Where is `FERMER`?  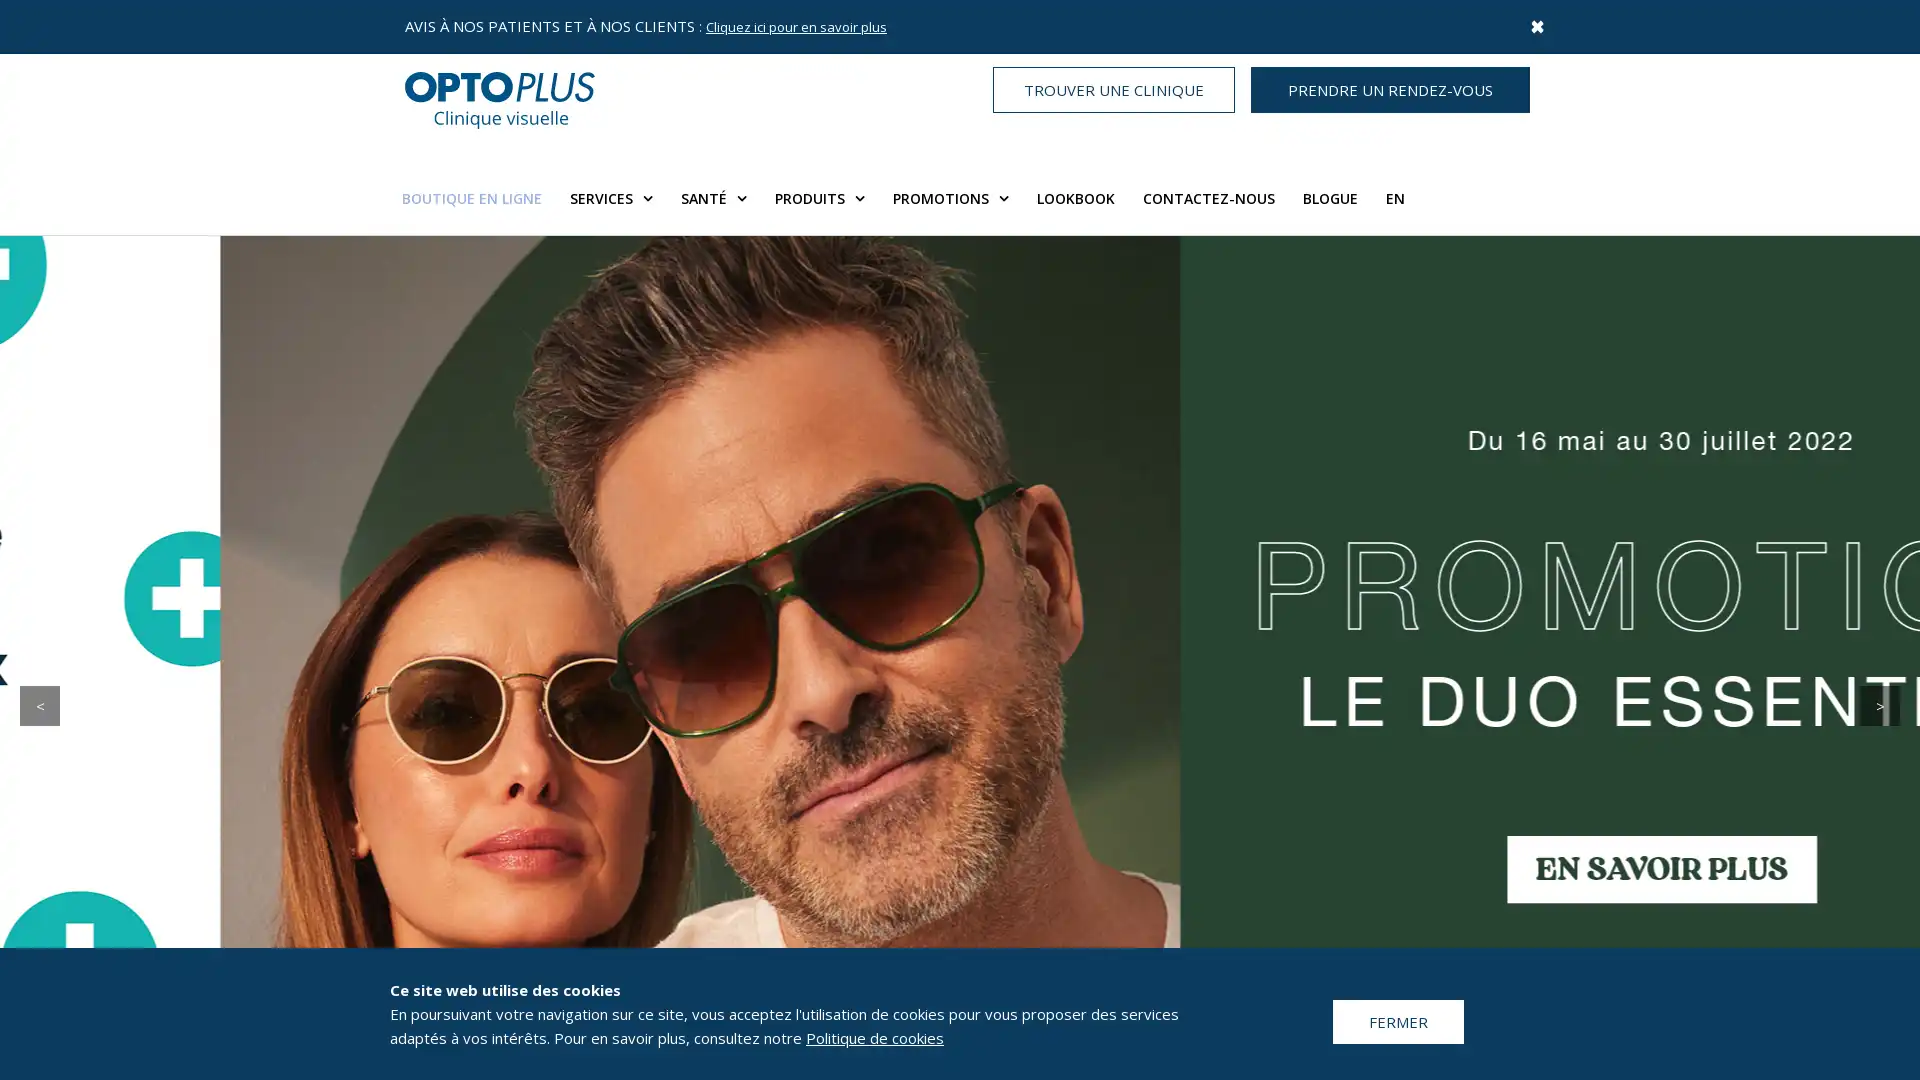
FERMER is located at coordinates (1397, 1021).